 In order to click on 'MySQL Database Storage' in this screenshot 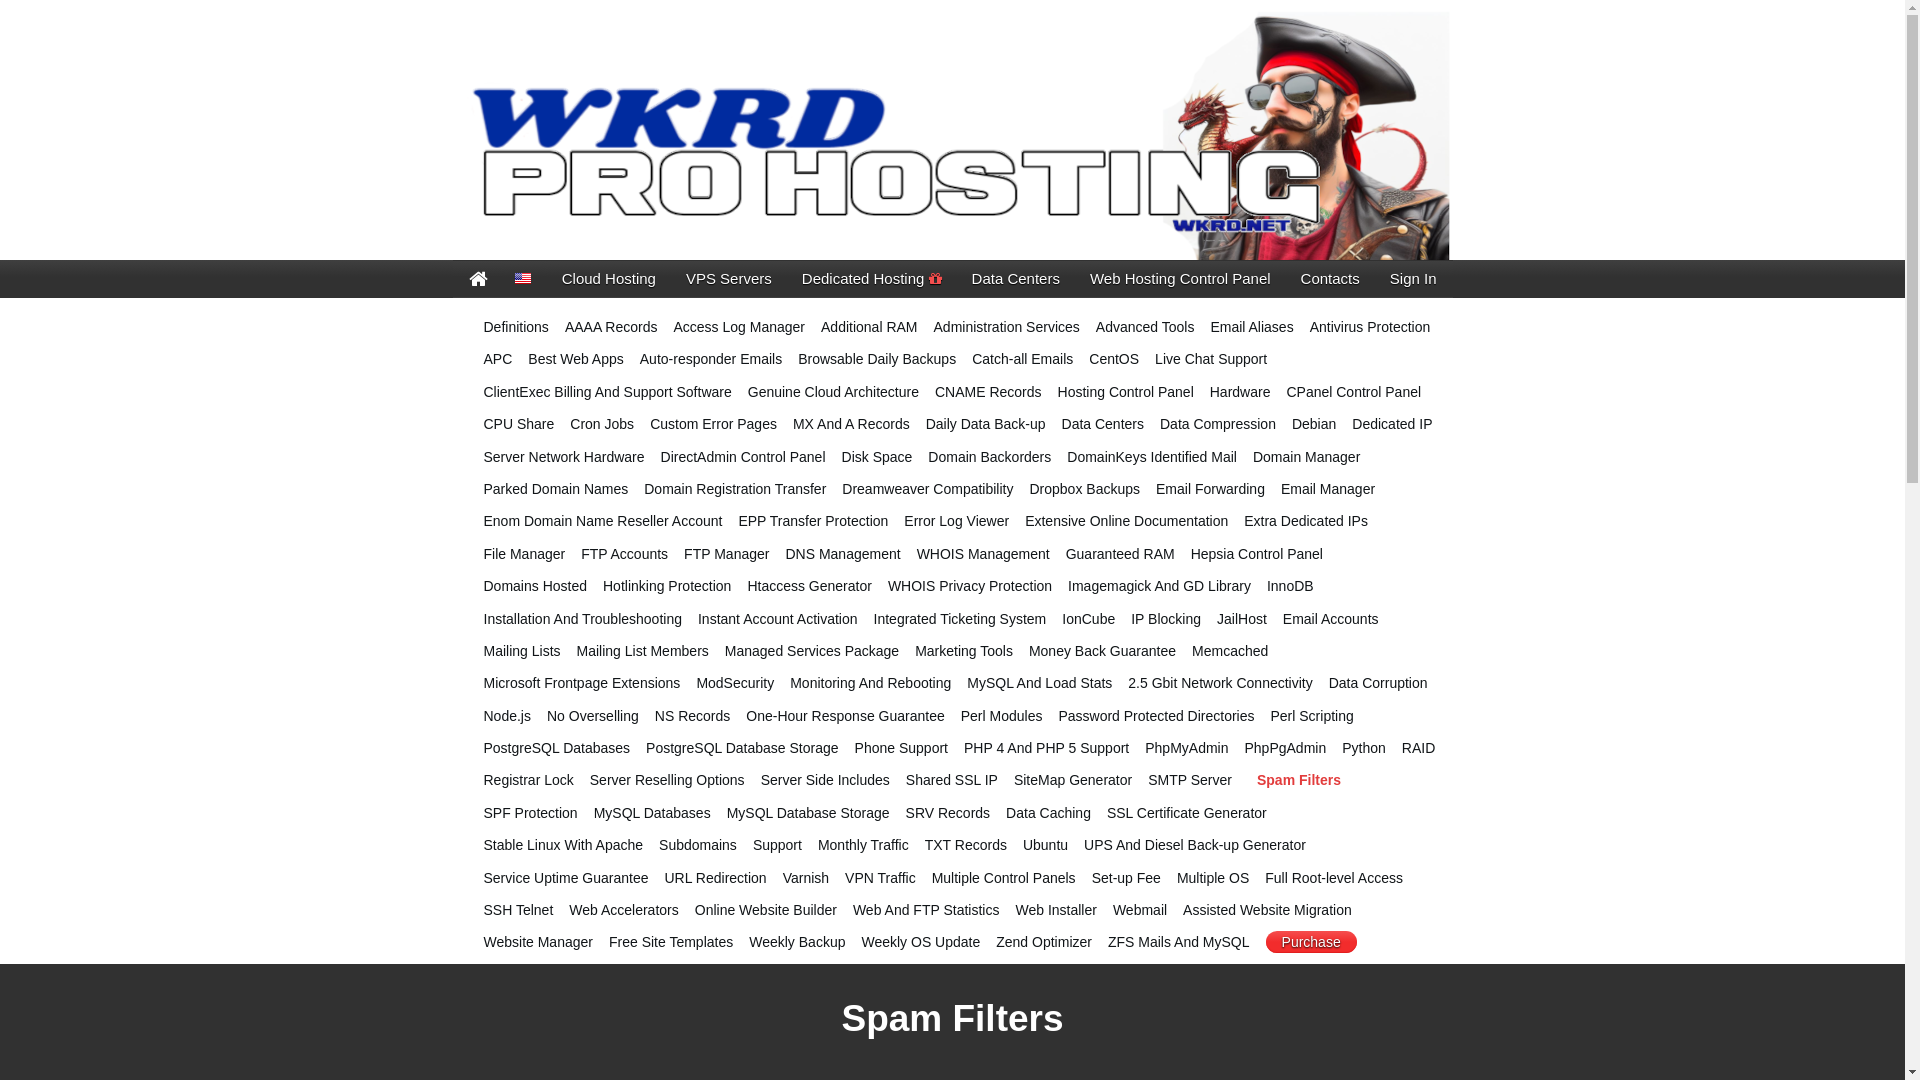, I will do `click(808, 813)`.